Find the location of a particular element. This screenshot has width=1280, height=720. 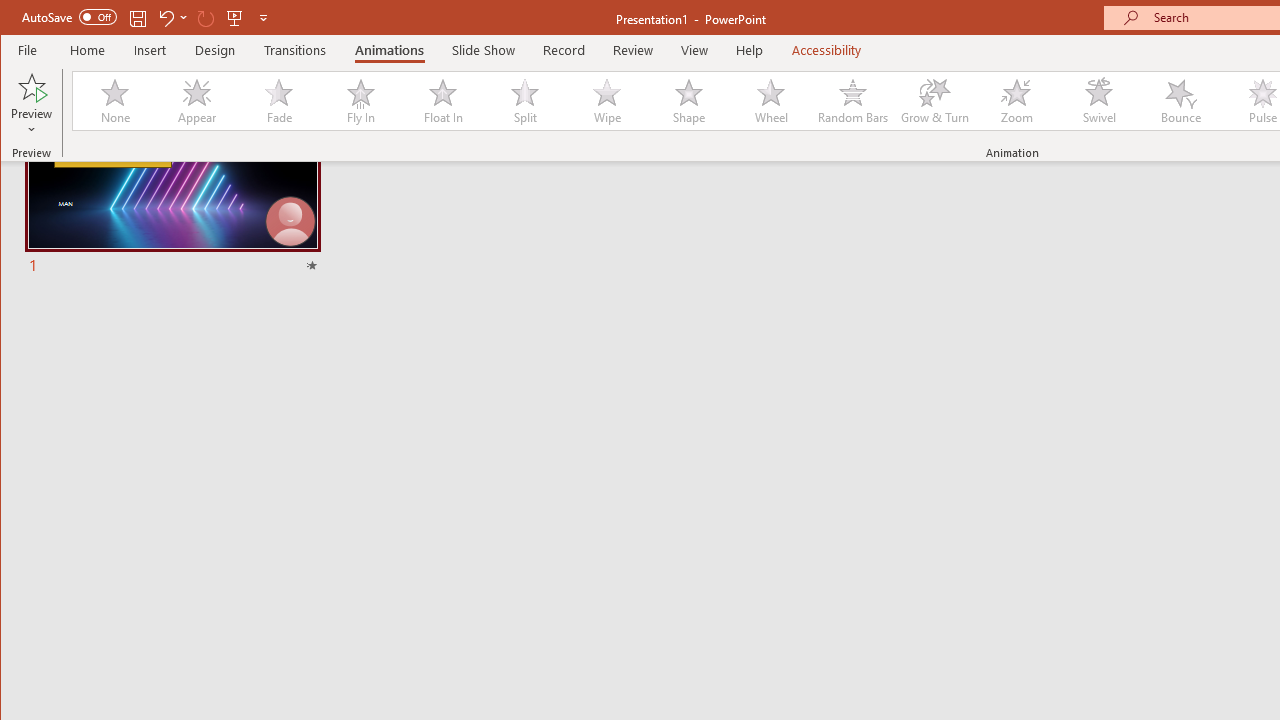

'Design' is located at coordinates (215, 49).